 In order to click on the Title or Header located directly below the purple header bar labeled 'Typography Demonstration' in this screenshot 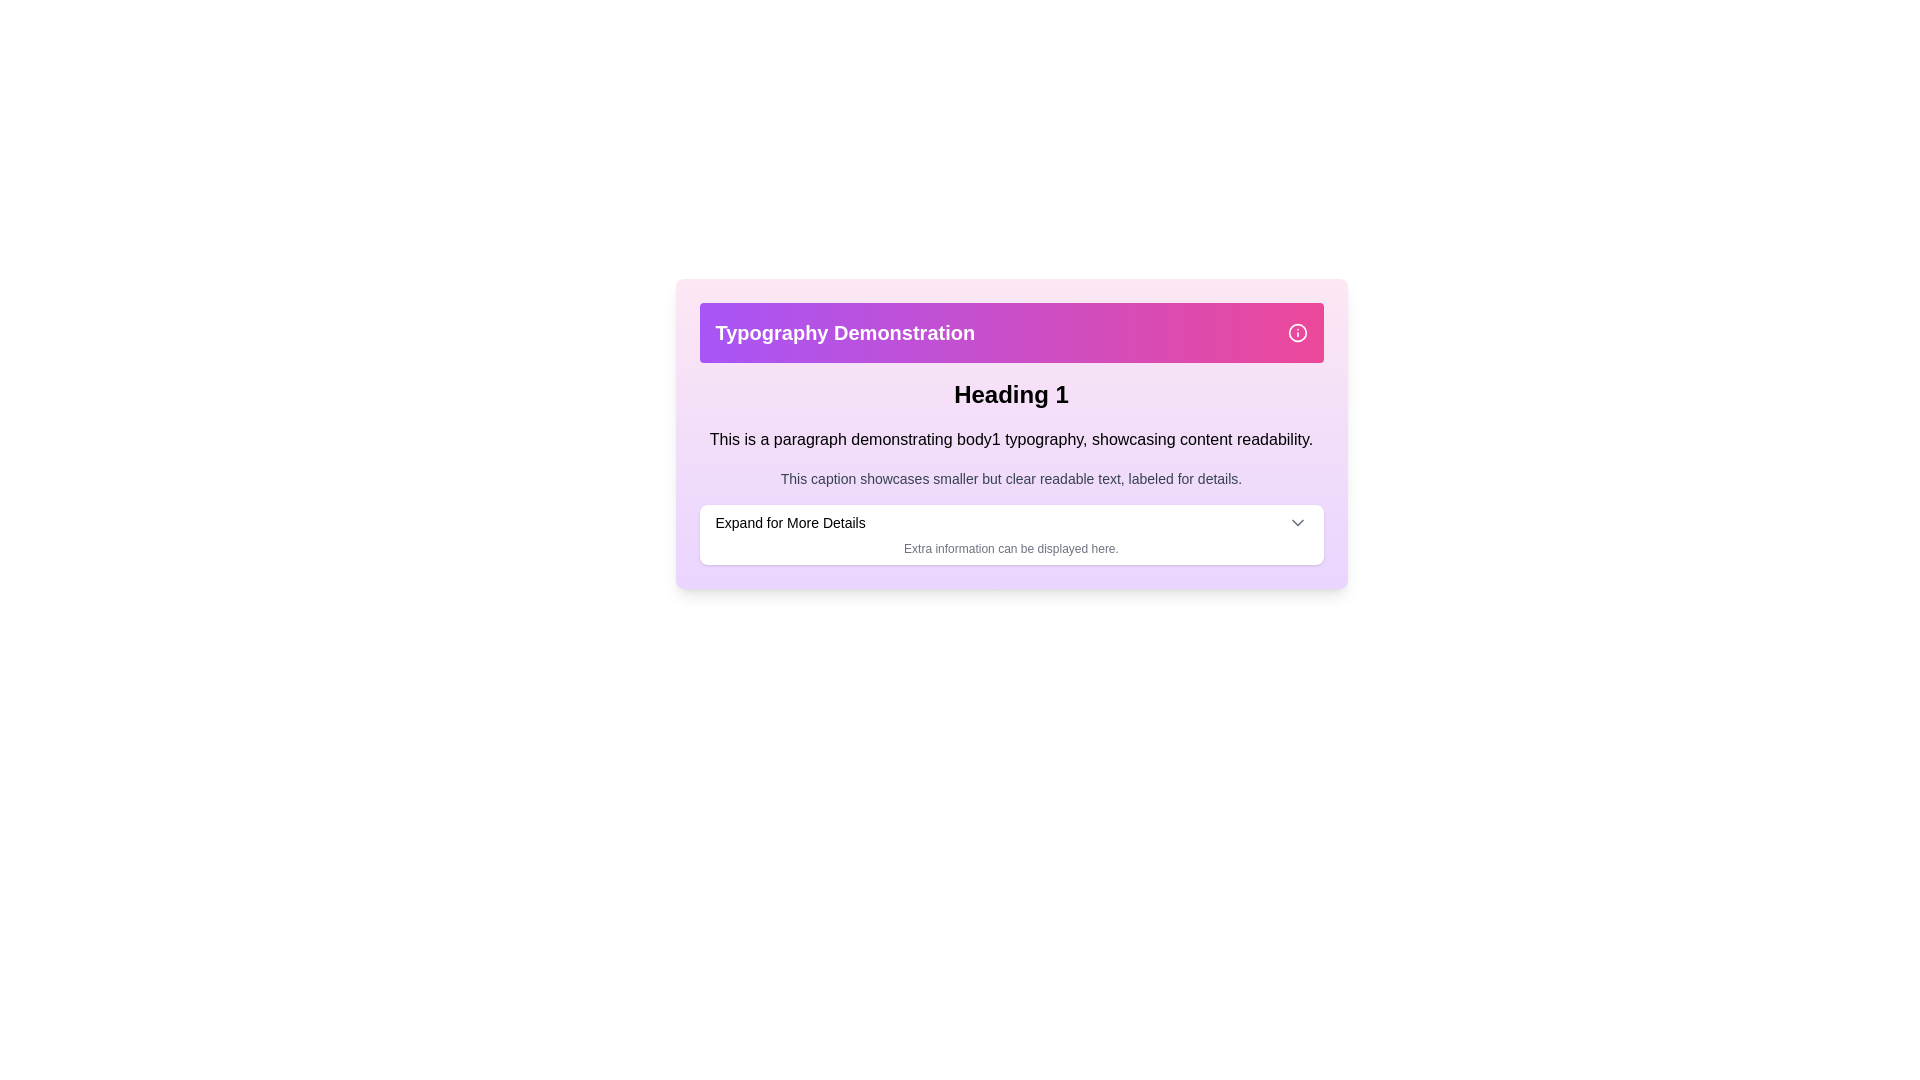, I will do `click(1011, 394)`.